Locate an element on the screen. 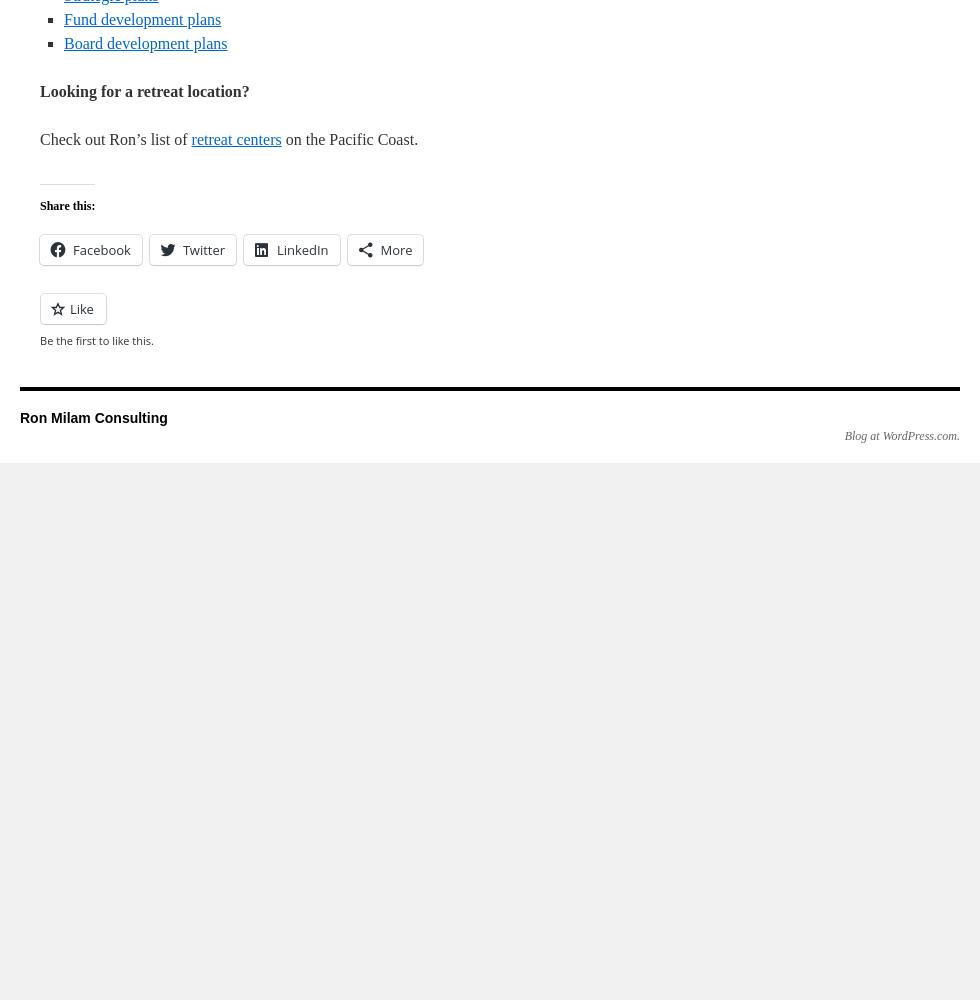  'retreat centers' is located at coordinates (235, 139).